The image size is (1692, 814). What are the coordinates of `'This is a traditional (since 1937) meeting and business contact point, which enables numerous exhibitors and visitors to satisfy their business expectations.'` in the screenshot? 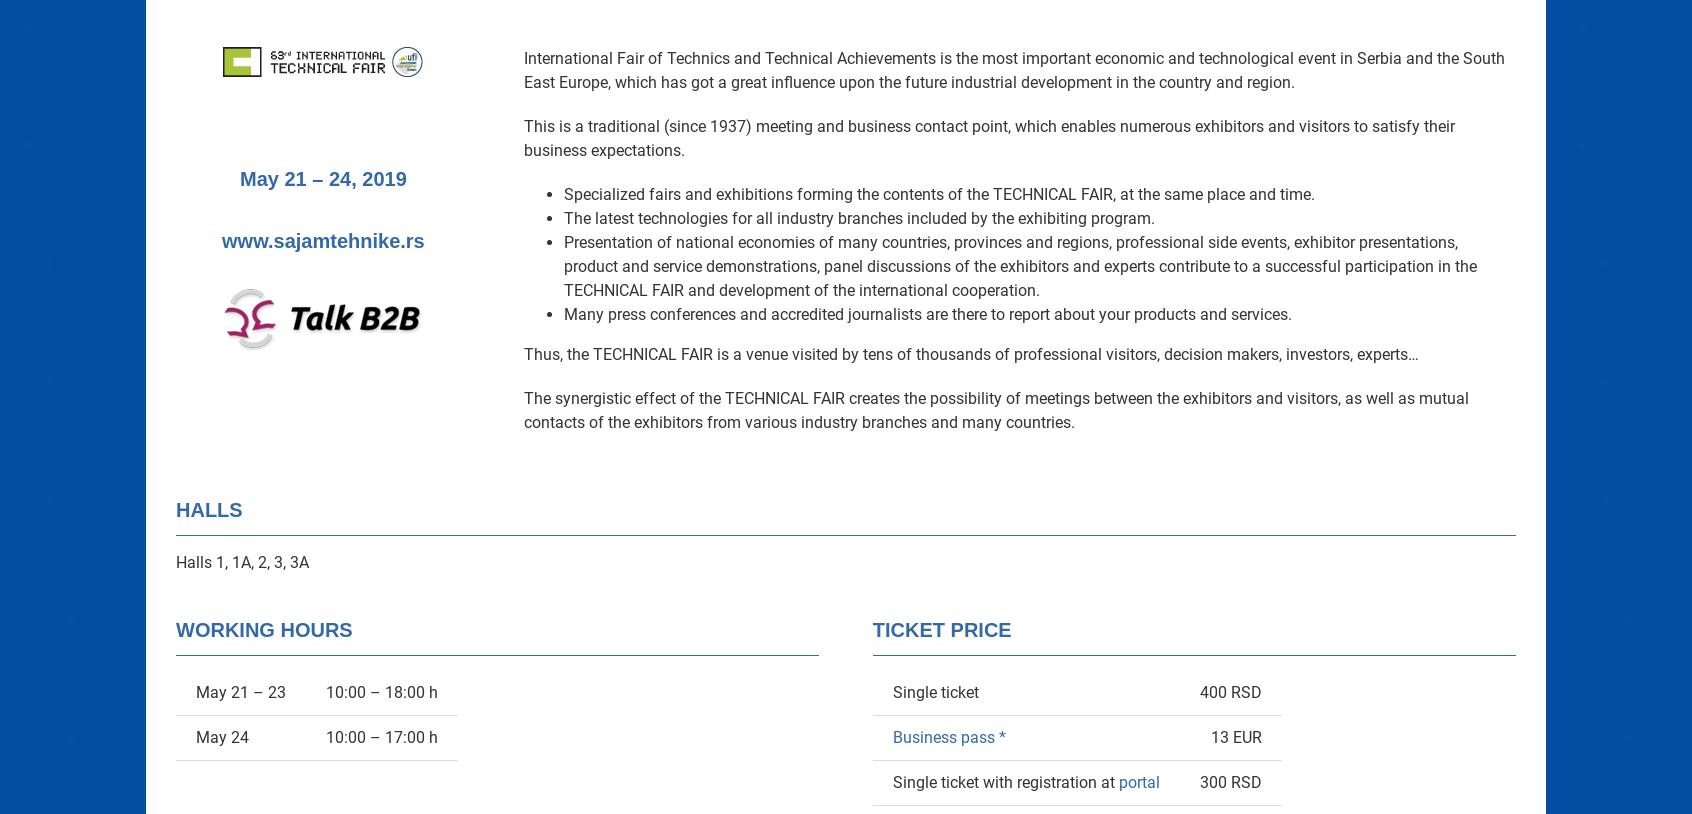 It's located at (988, 137).